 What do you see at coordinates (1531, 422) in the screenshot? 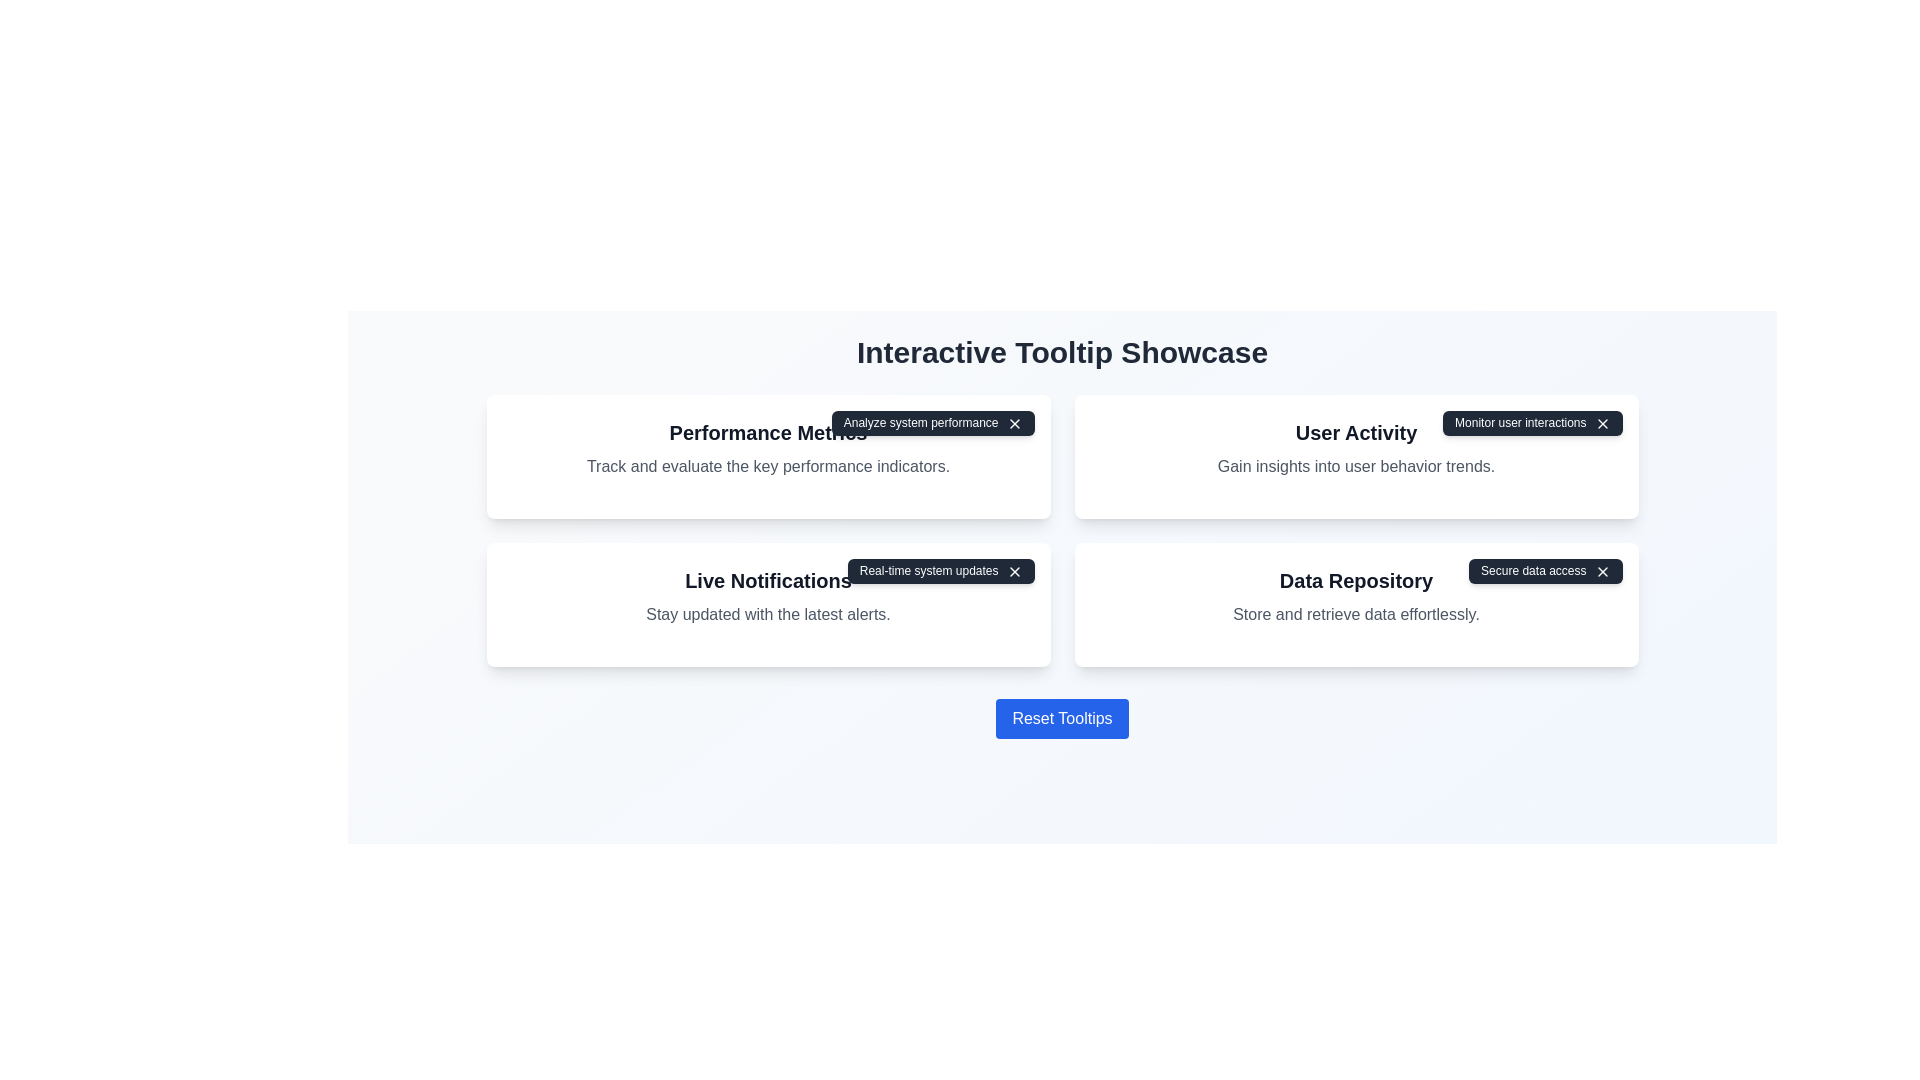
I see `the 'X' icon on the label with the text 'Monitor user interactions'` at bounding box center [1531, 422].